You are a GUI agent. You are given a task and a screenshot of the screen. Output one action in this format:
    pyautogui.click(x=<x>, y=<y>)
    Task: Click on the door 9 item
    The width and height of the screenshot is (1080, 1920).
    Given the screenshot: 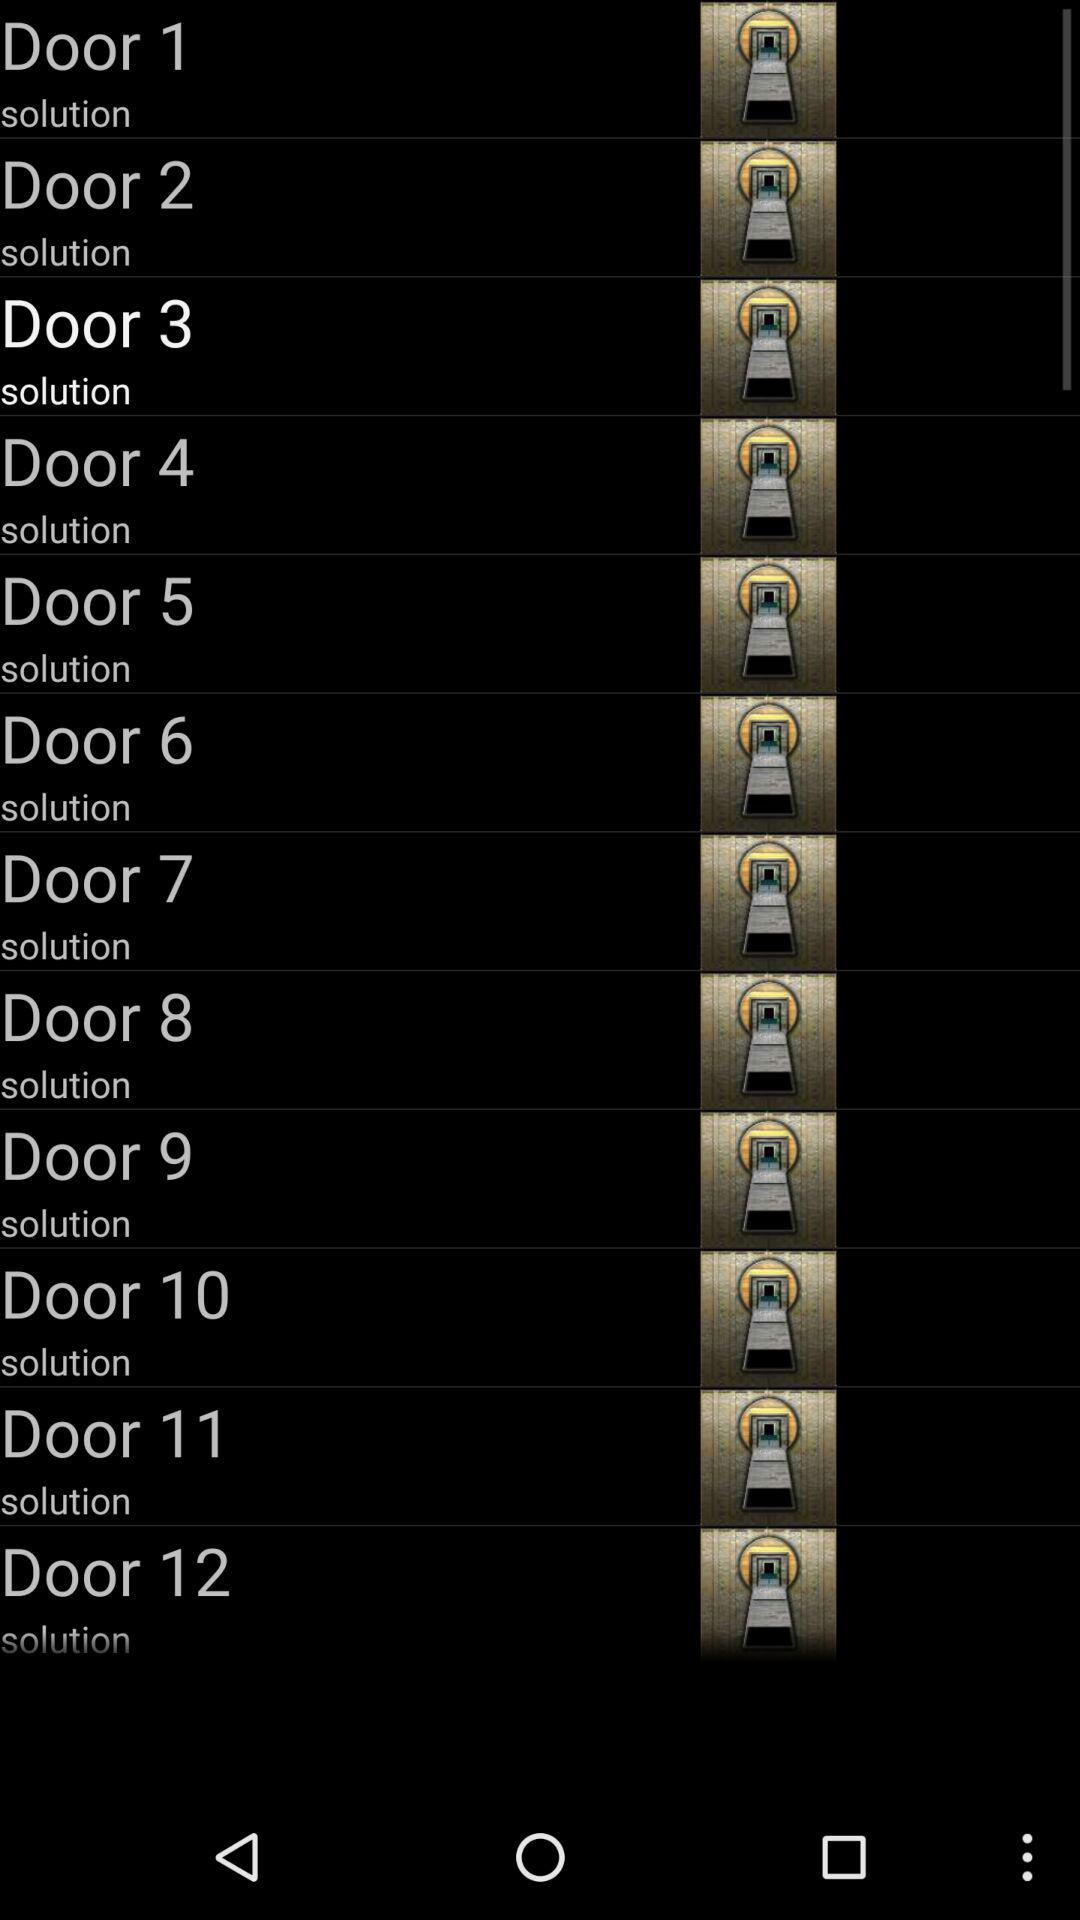 What is the action you would take?
    pyautogui.click(x=346, y=1153)
    